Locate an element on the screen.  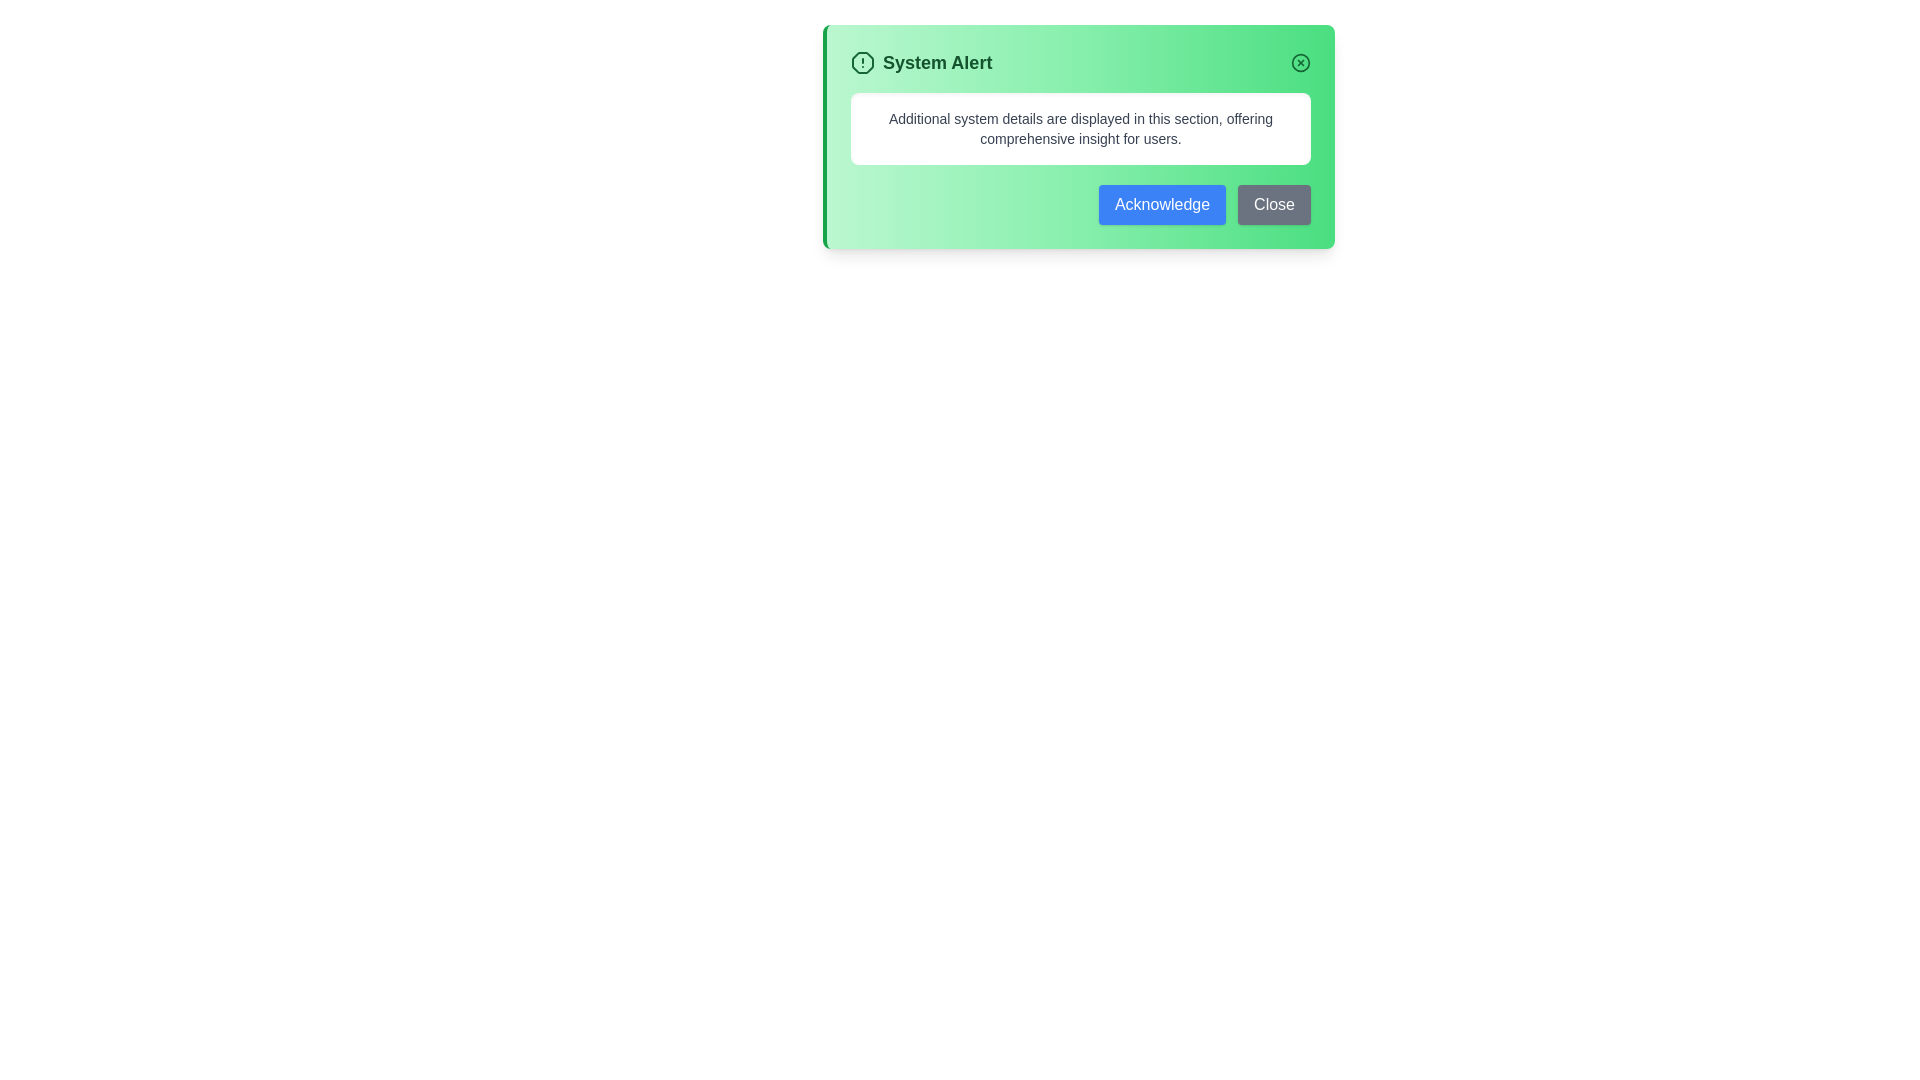
the close icon to observe its hover effect is located at coordinates (1300, 61).